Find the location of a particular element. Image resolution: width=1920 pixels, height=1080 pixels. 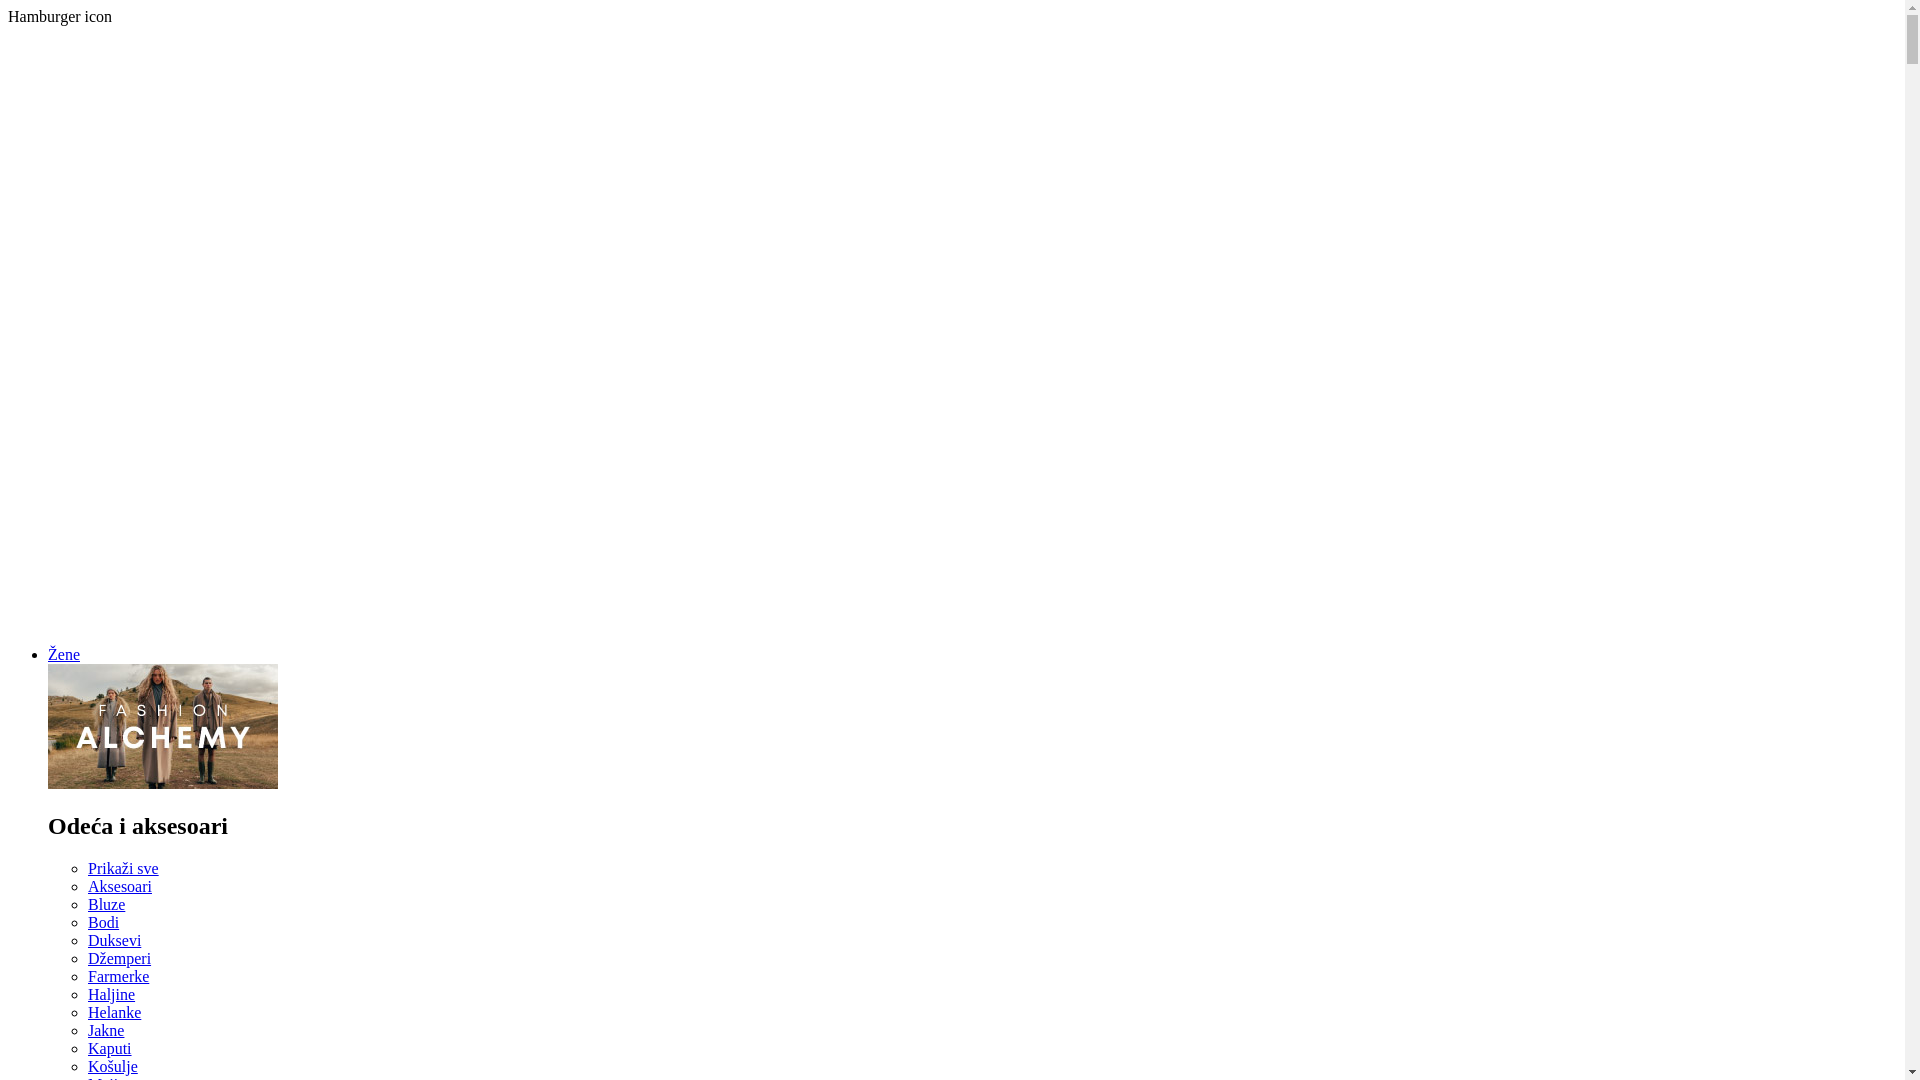

'Duksevi' is located at coordinates (113, 940).